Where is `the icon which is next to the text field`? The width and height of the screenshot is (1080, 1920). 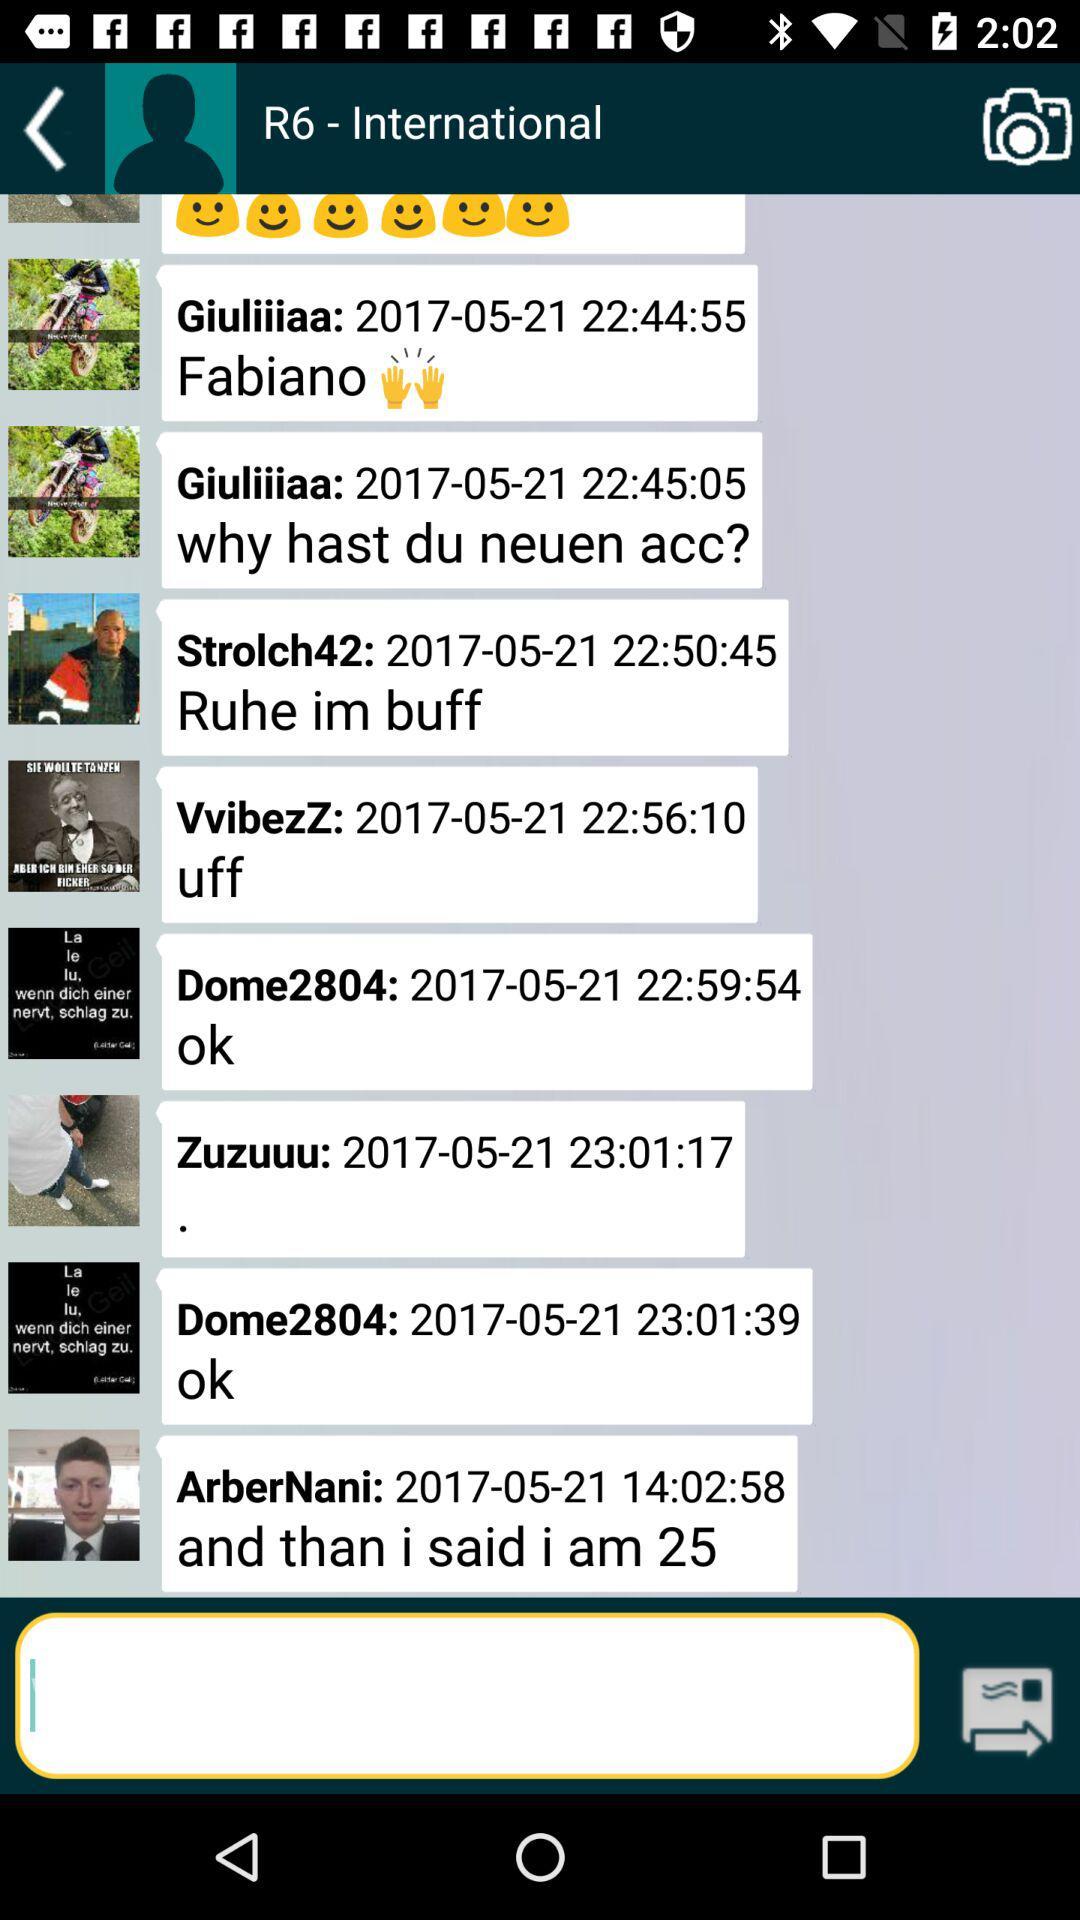 the icon which is next to the text field is located at coordinates (1007, 1713).